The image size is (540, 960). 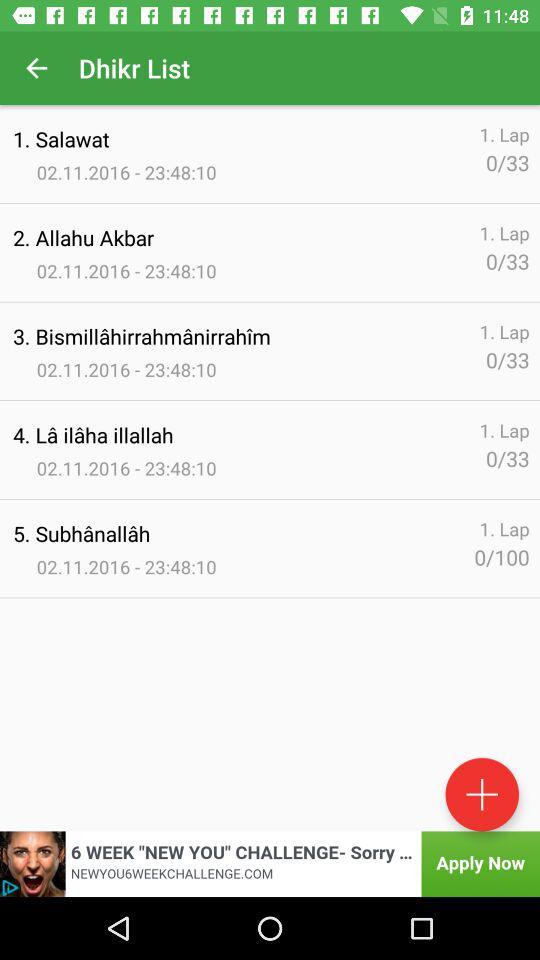 I want to click on advertisement, so click(x=270, y=863).